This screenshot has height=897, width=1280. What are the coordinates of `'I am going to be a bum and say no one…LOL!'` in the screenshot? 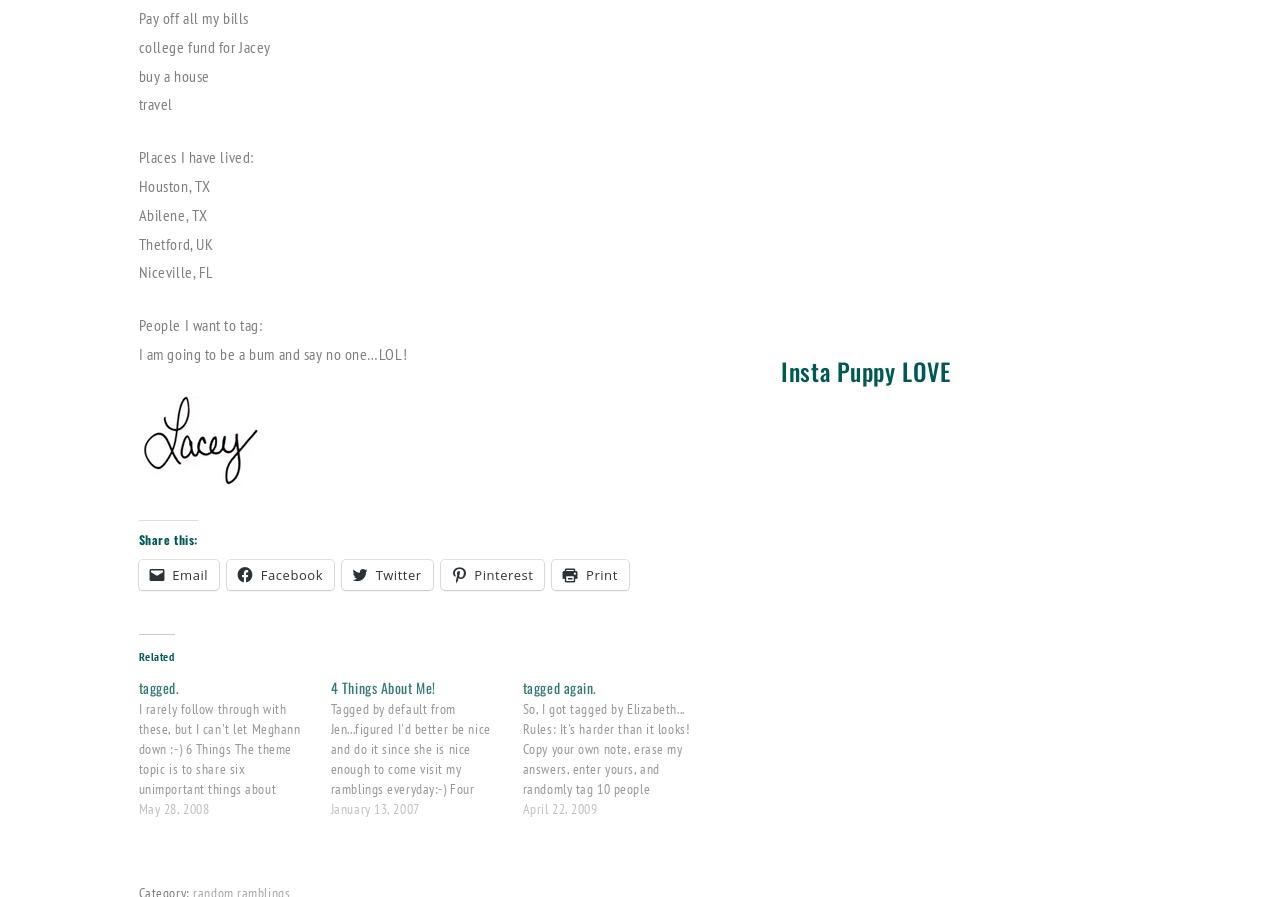 It's located at (136, 351).